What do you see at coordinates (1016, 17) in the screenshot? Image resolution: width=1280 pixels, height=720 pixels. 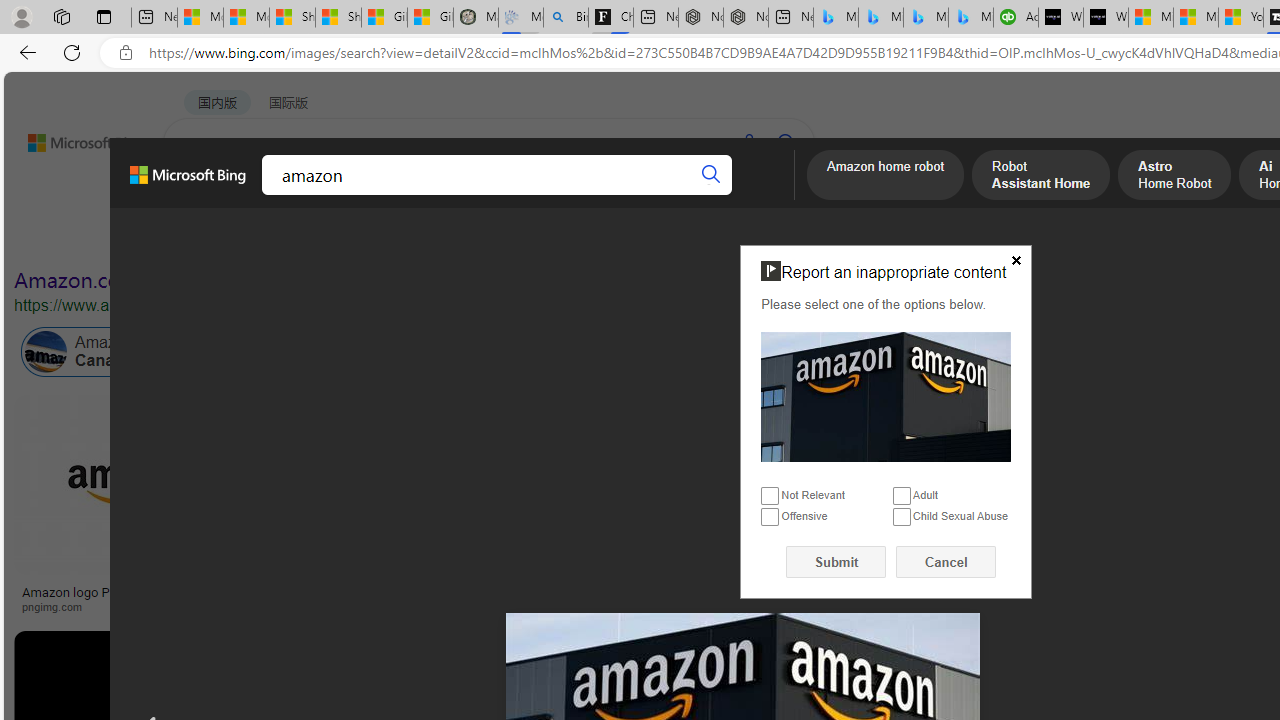 I see `'Accounting Software for Accountants, CPAs and Bookkeepers'` at bounding box center [1016, 17].